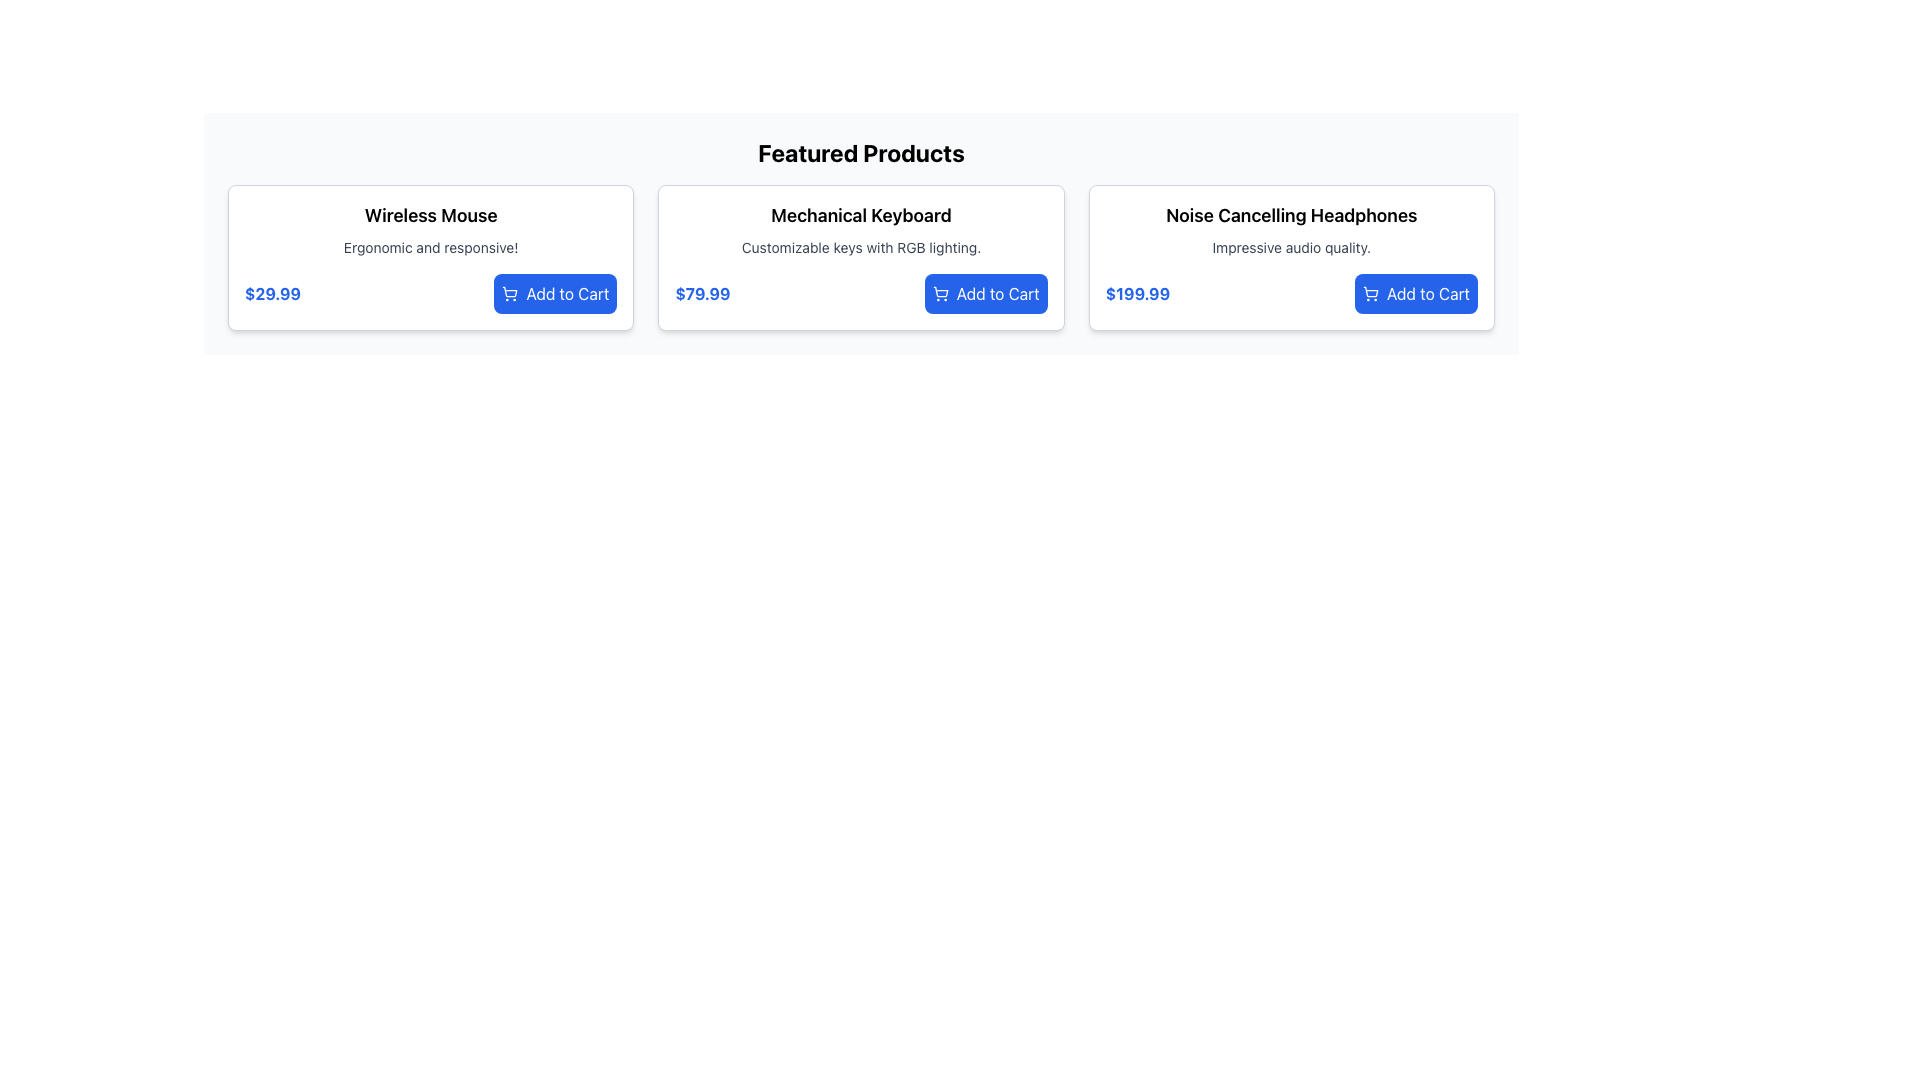 The image size is (1920, 1080). Describe the element at coordinates (1291, 216) in the screenshot. I see `the product title text located within the product card in the 'Featured Products' section to emphasize it` at that location.